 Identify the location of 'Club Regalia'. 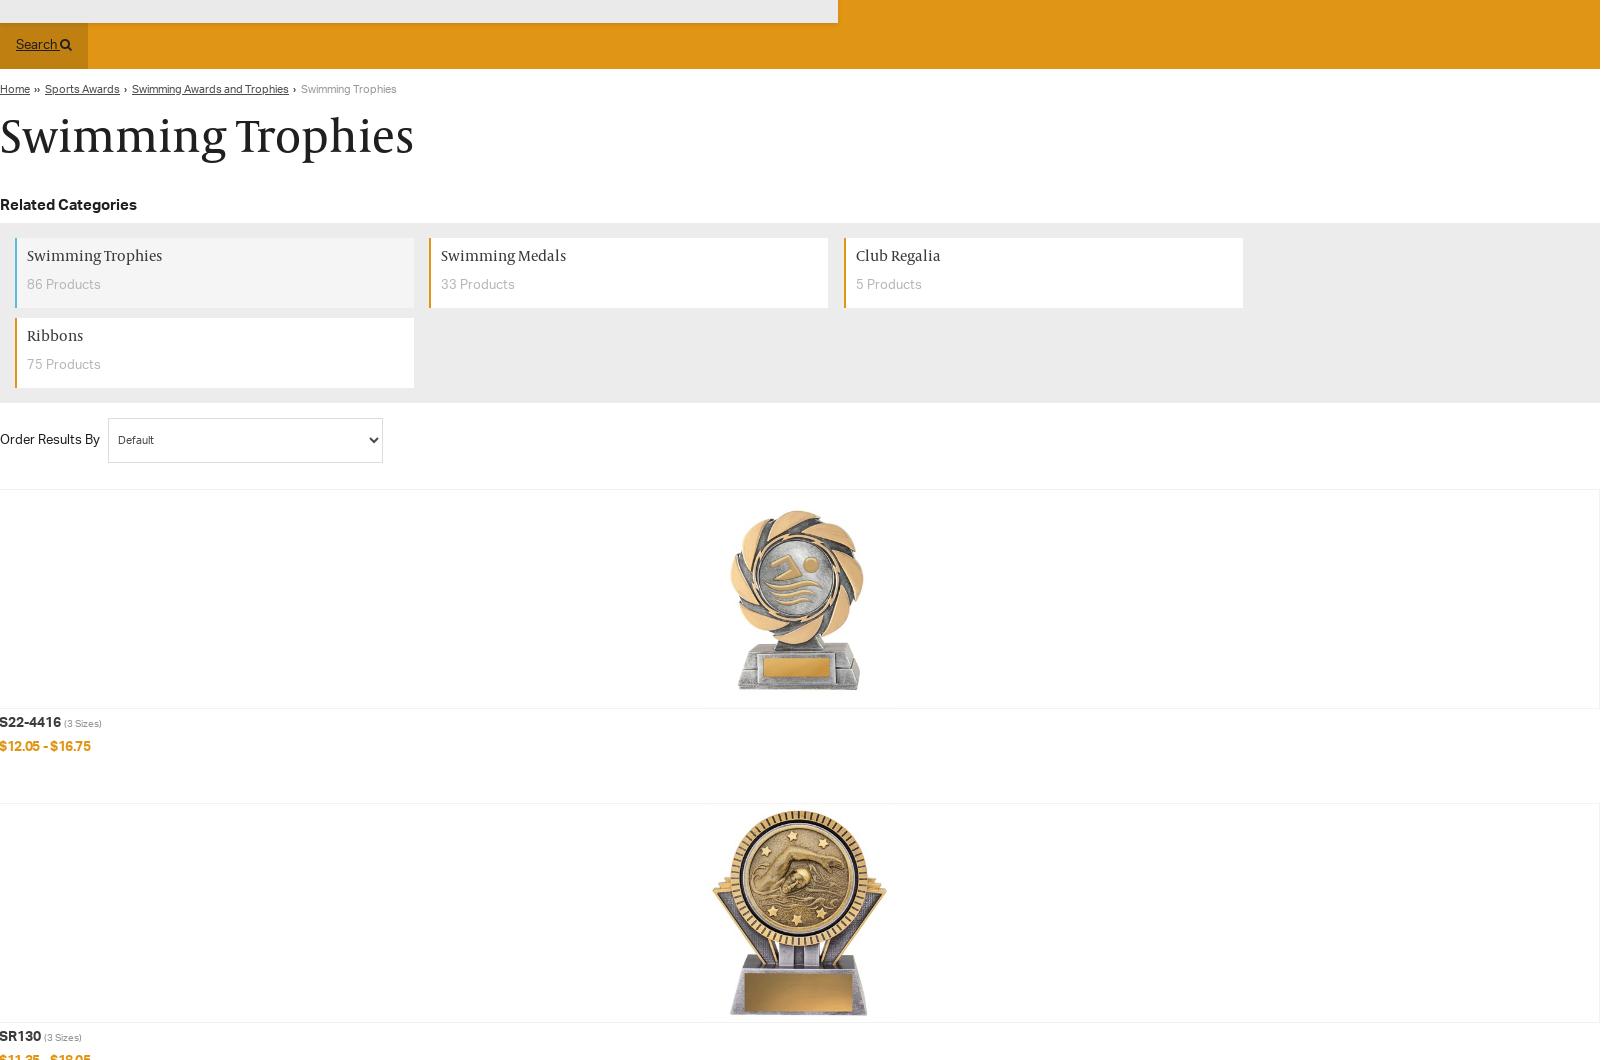
(896, 252).